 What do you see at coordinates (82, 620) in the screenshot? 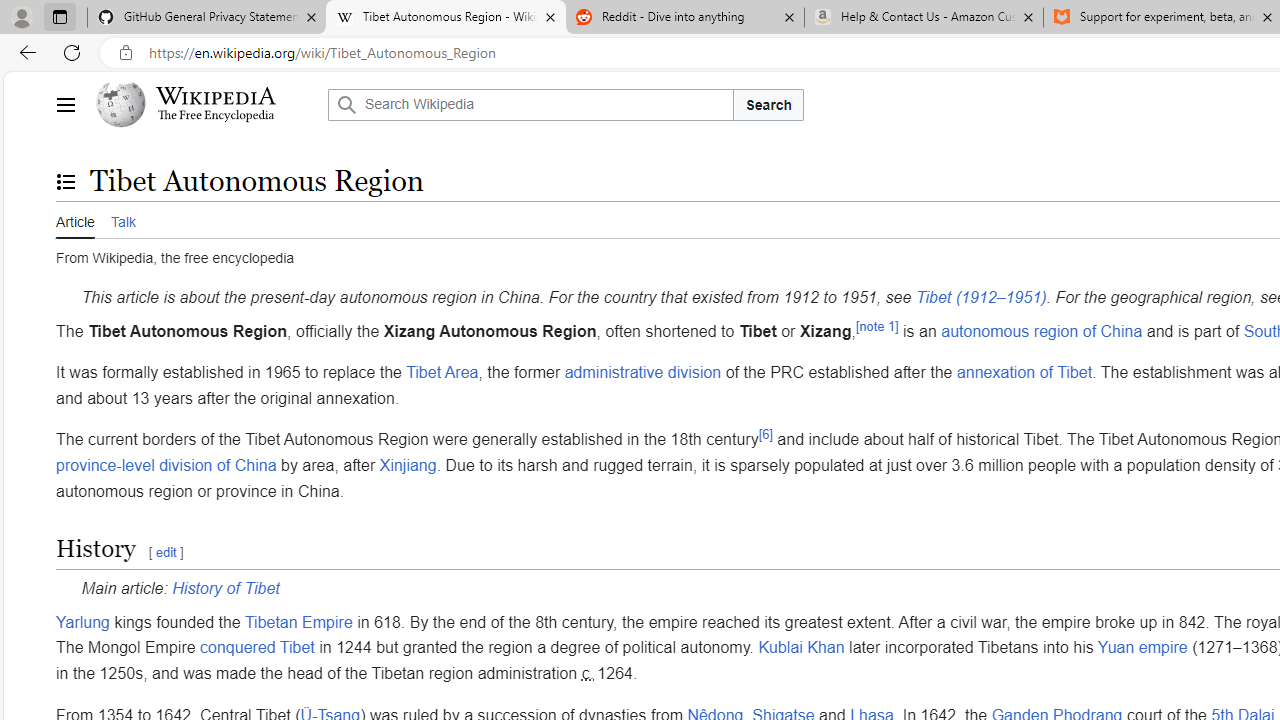
I see `'Yarlung'` at bounding box center [82, 620].